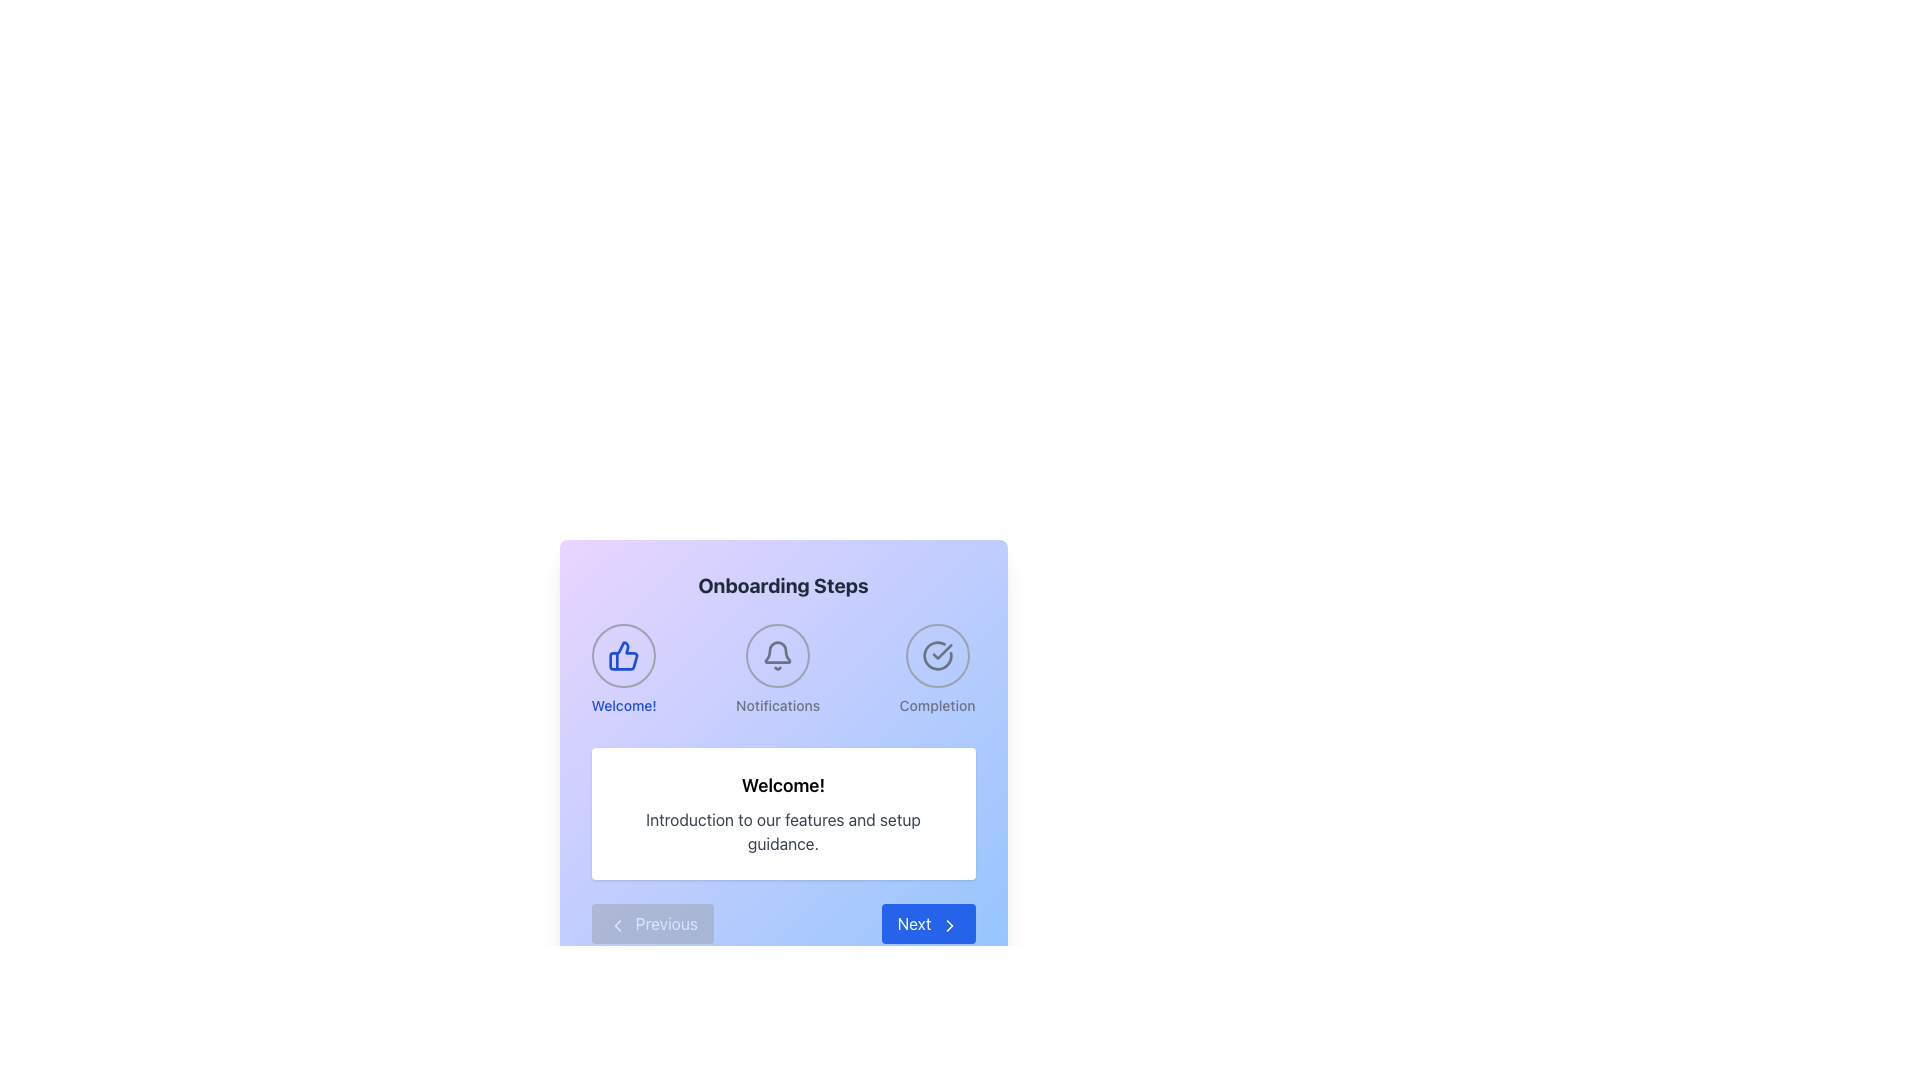  I want to click on the circular icon in the 'Completion' section of the onboarding process, which is the only visible graphic element in that area, so click(936, 655).